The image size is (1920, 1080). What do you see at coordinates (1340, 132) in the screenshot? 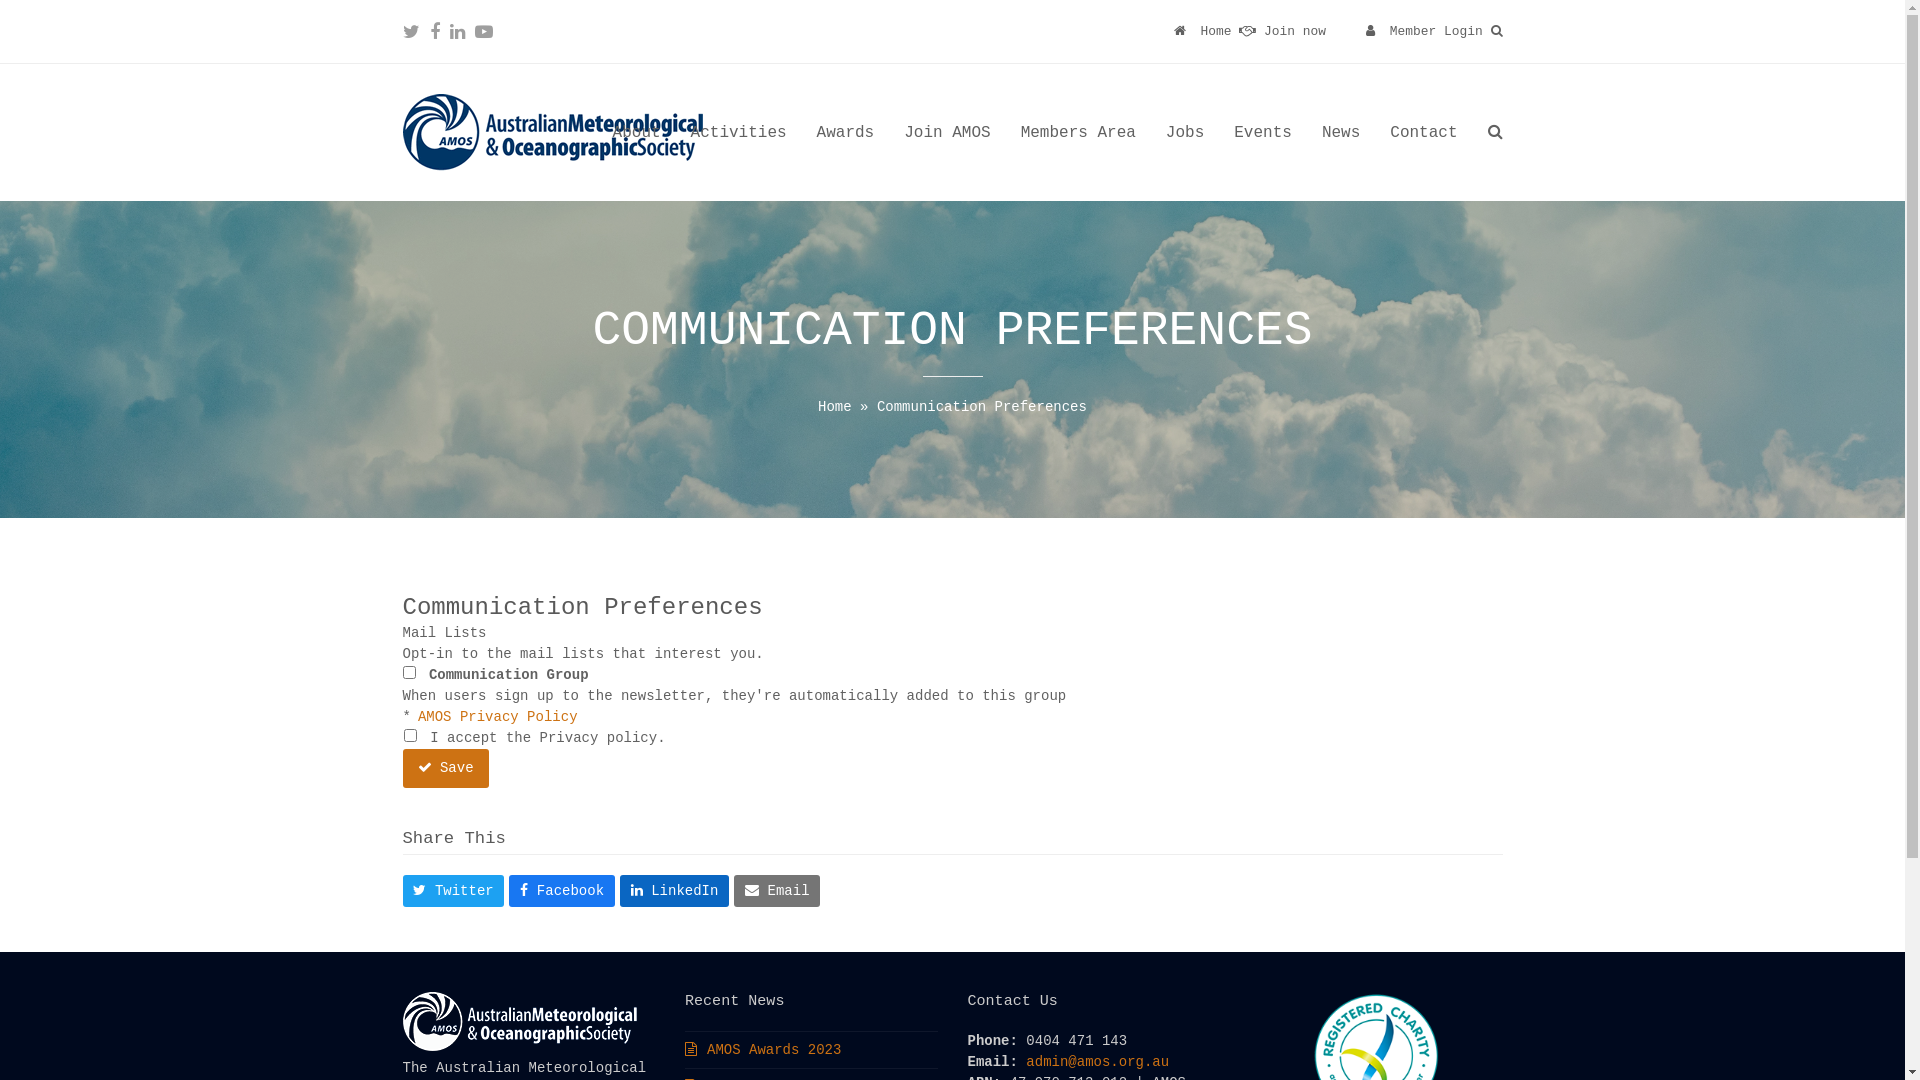
I see `'News'` at bounding box center [1340, 132].